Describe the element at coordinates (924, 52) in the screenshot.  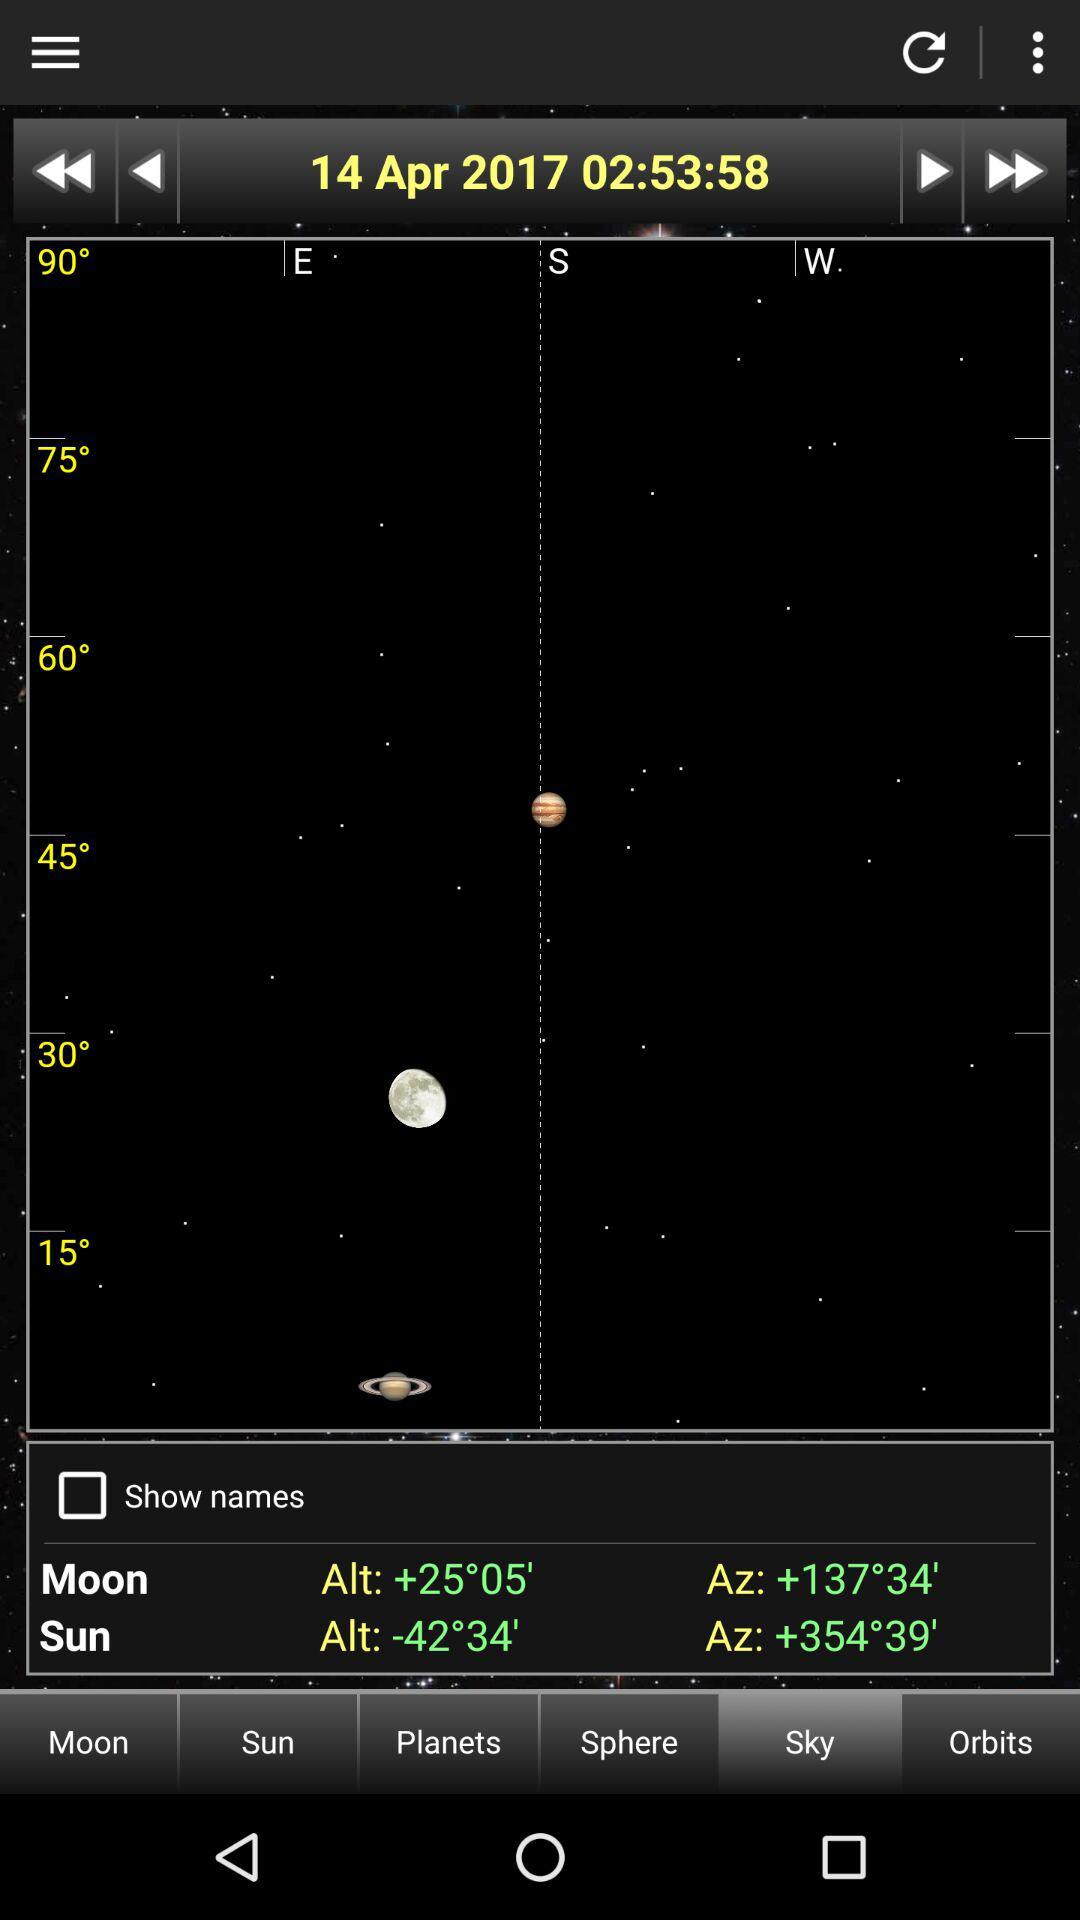
I see `refresh` at that location.